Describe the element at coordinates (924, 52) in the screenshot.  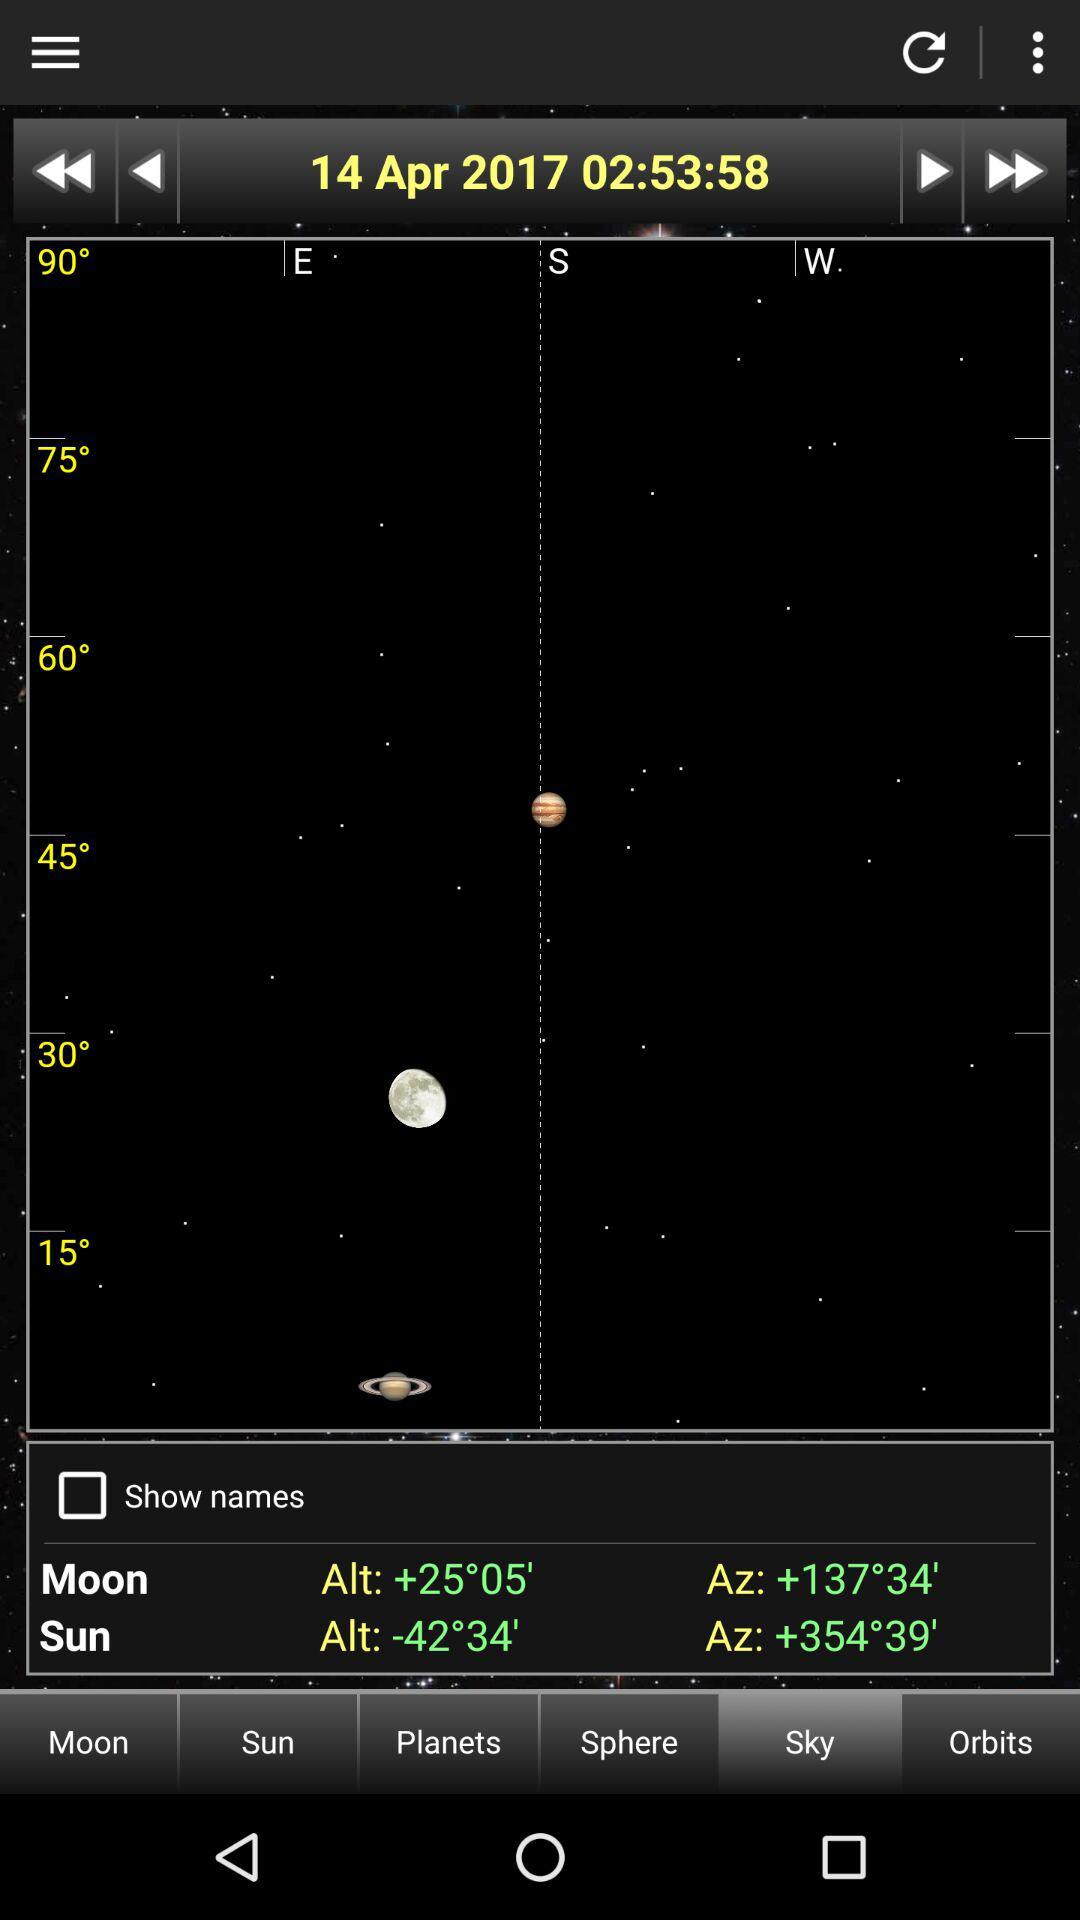
I see `refresh` at that location.